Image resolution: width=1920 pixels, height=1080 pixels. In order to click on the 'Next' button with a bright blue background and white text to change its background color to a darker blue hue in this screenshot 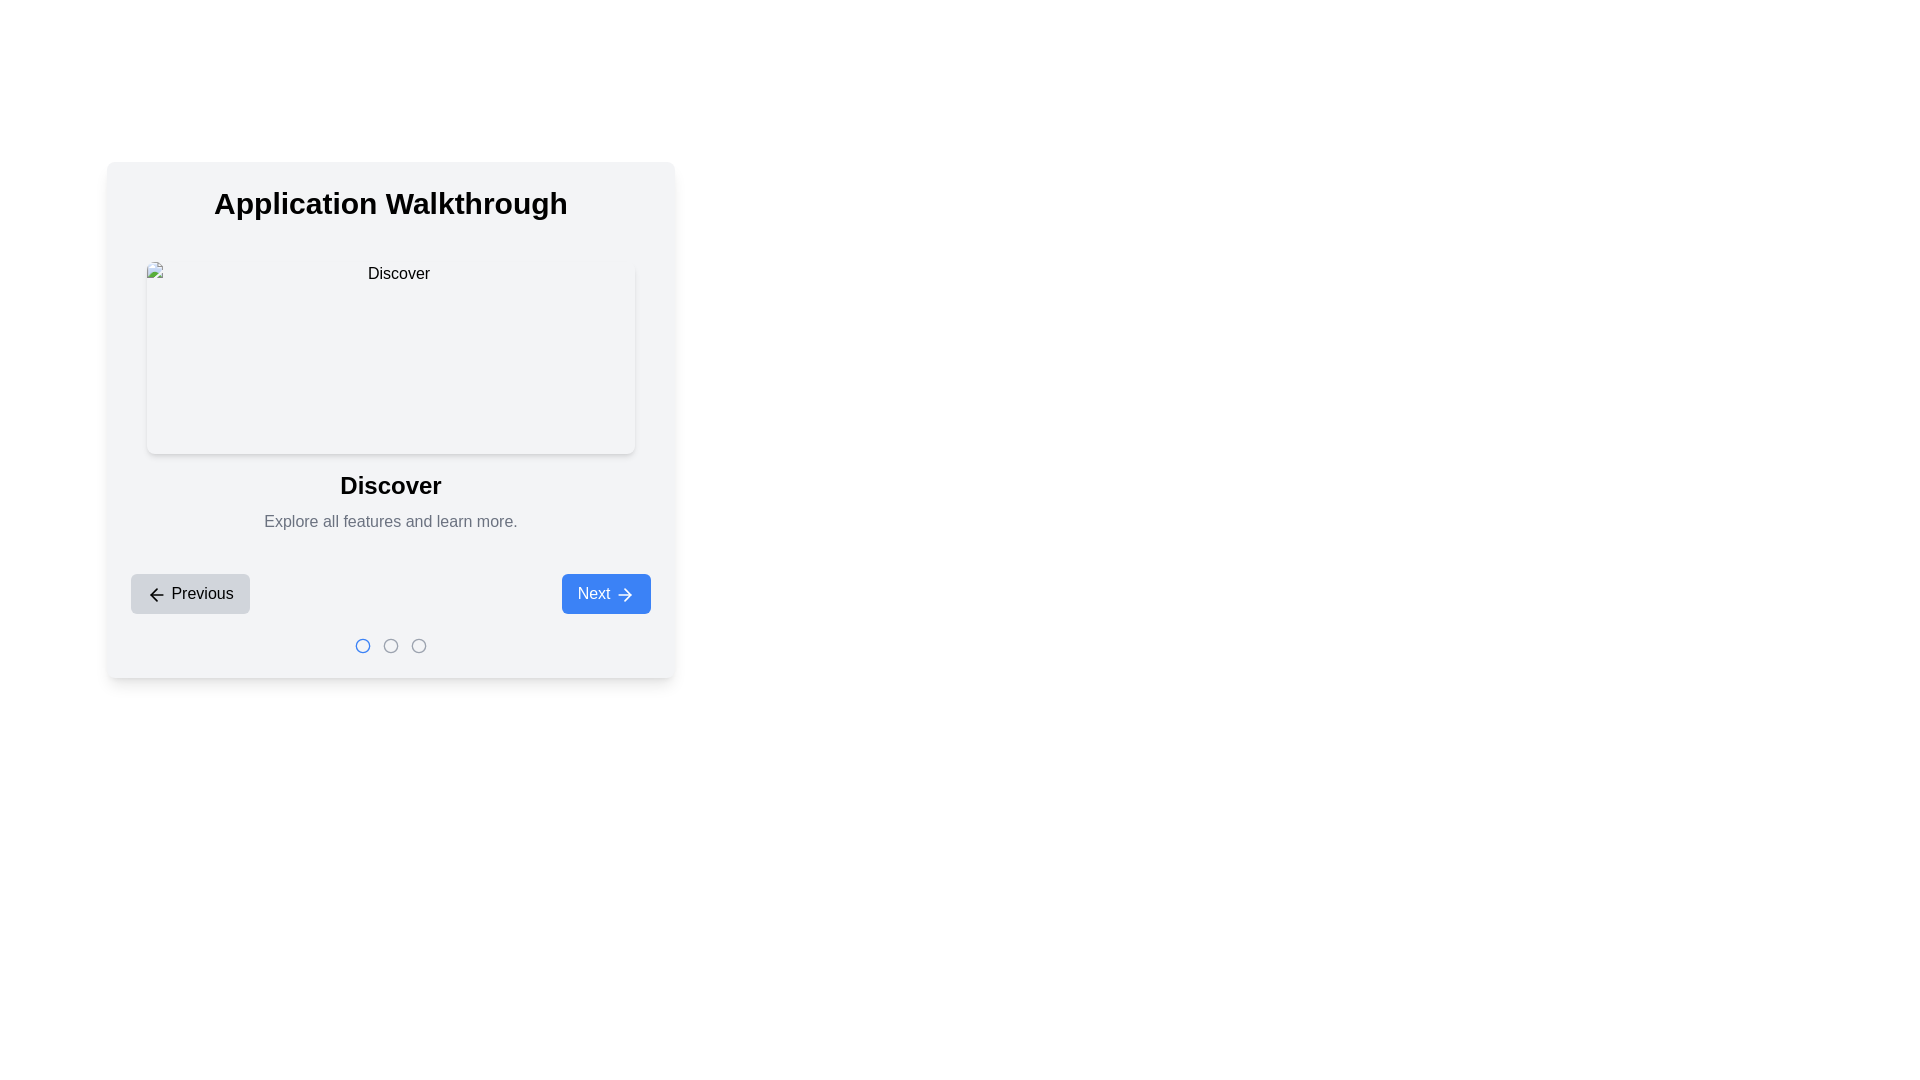, I will do `click(605, 593)`.